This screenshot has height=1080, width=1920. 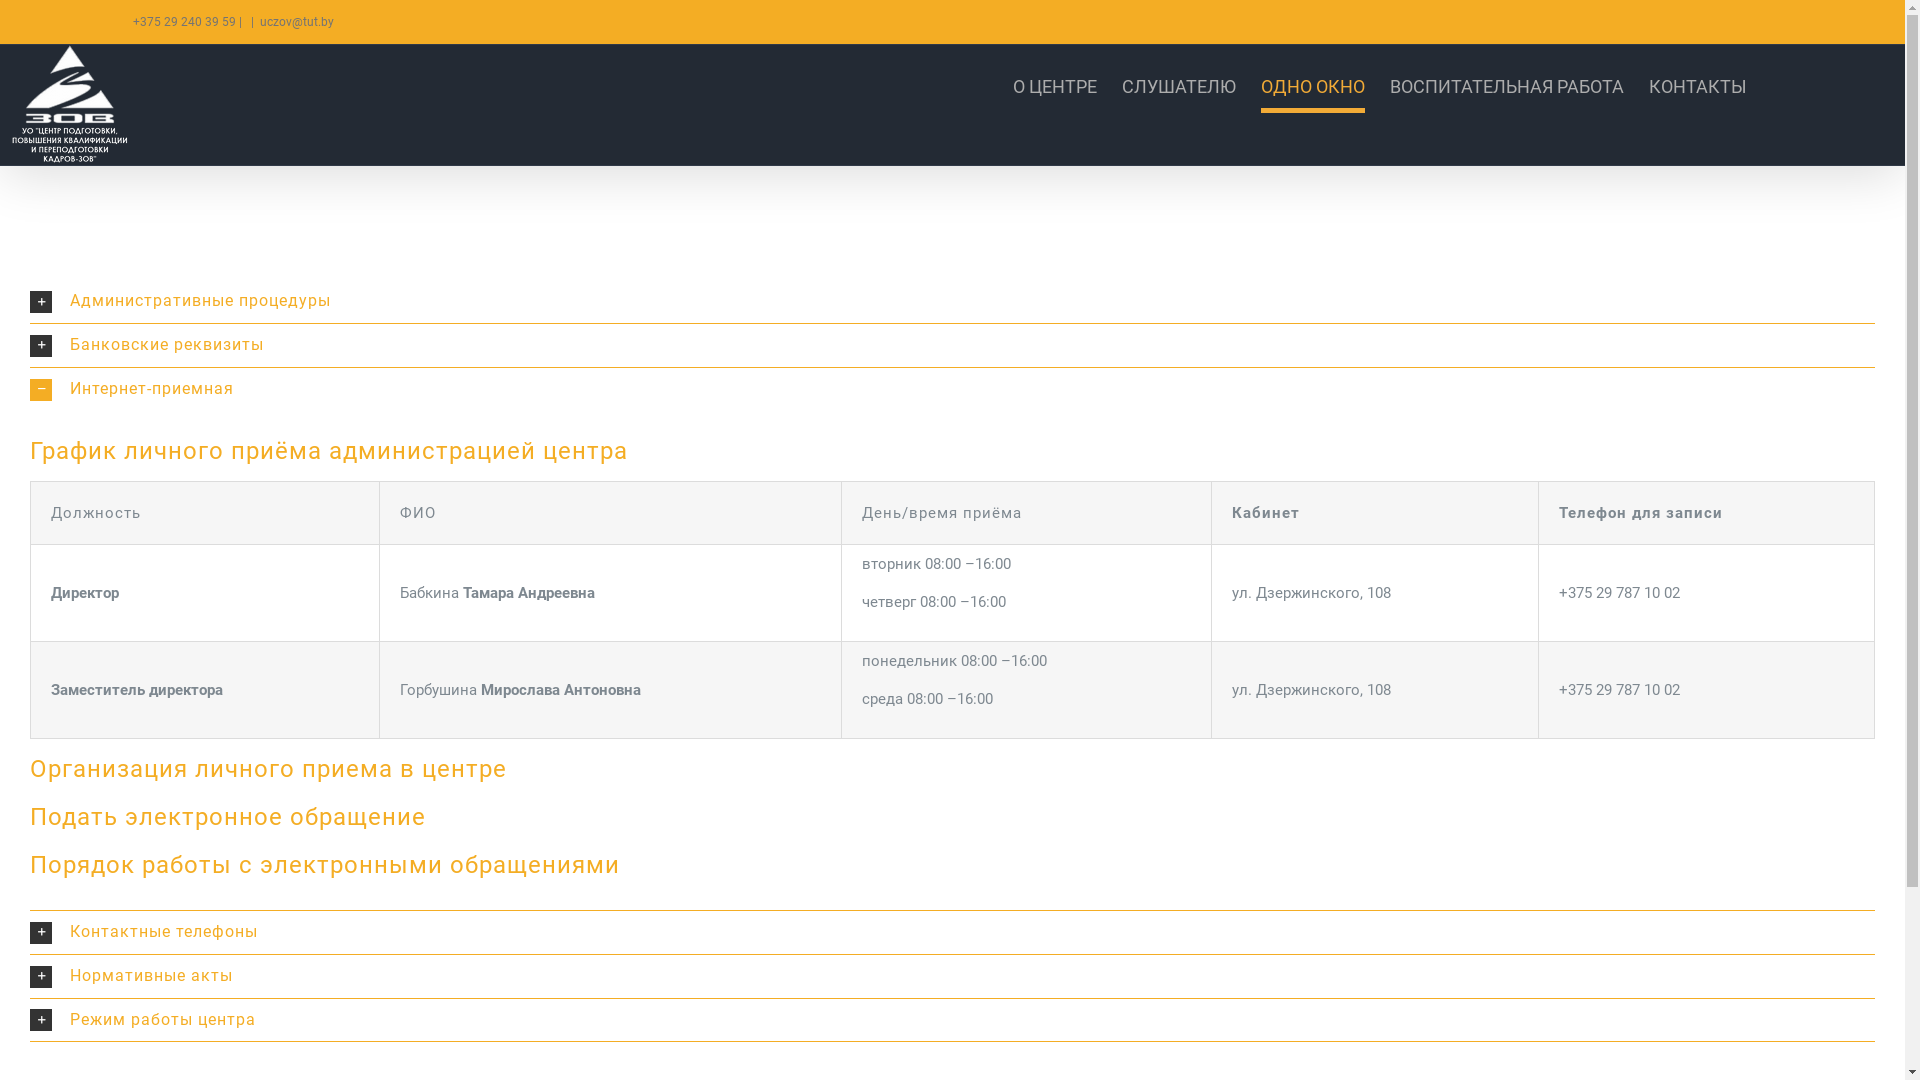 I want to click on 'uczov@tut.by', so click(x=296, y=22).